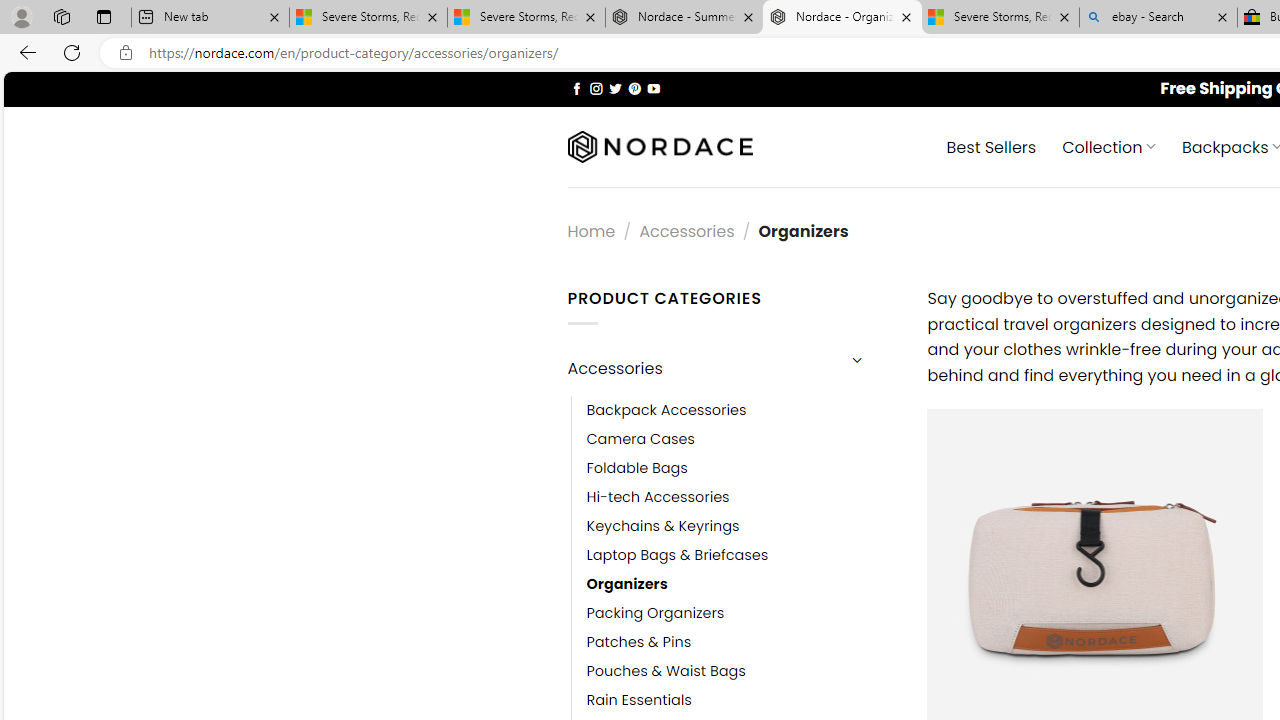 The width and height of the screenshot is (1280, 720). Describe the element at coordinates (633, 87) in the screenshot. I see `'Follow on Pinterest'` at that location.